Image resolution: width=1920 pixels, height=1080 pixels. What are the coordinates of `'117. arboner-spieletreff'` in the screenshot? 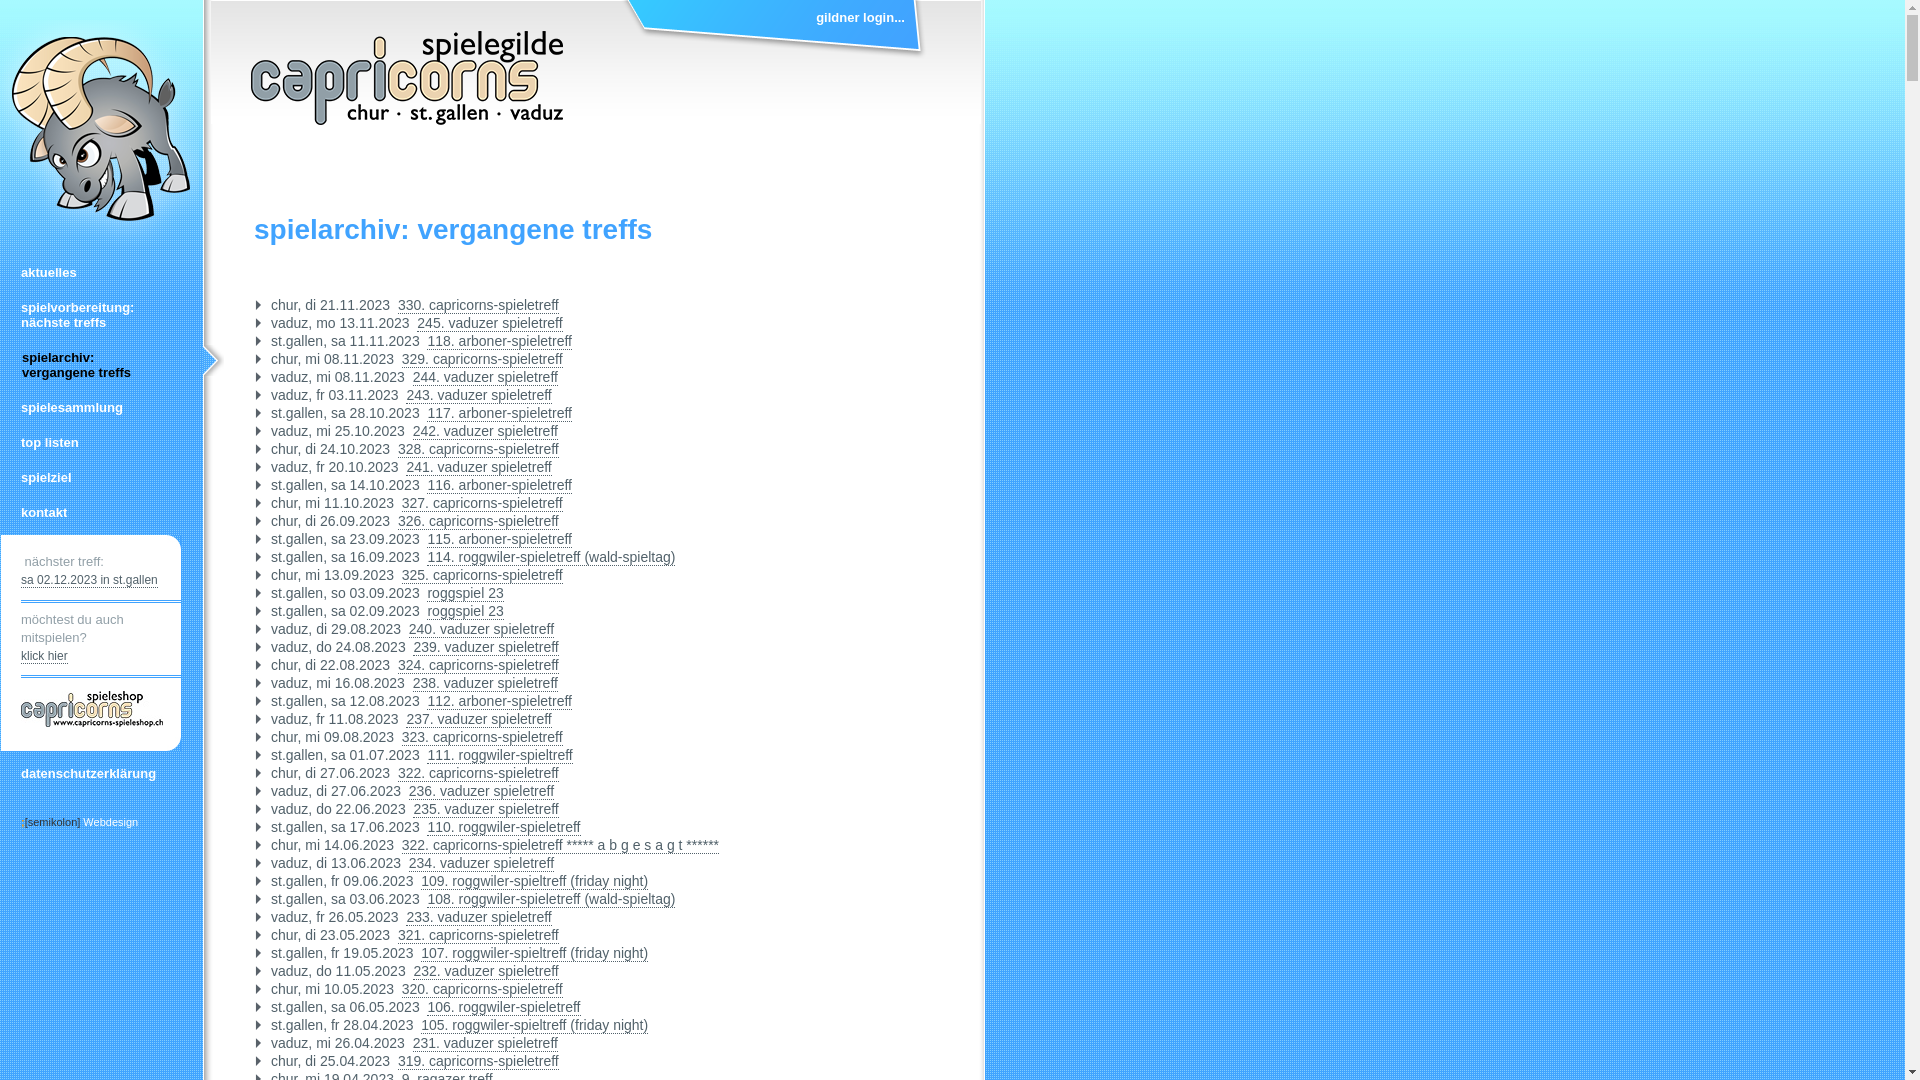 It's located at (499, 412).